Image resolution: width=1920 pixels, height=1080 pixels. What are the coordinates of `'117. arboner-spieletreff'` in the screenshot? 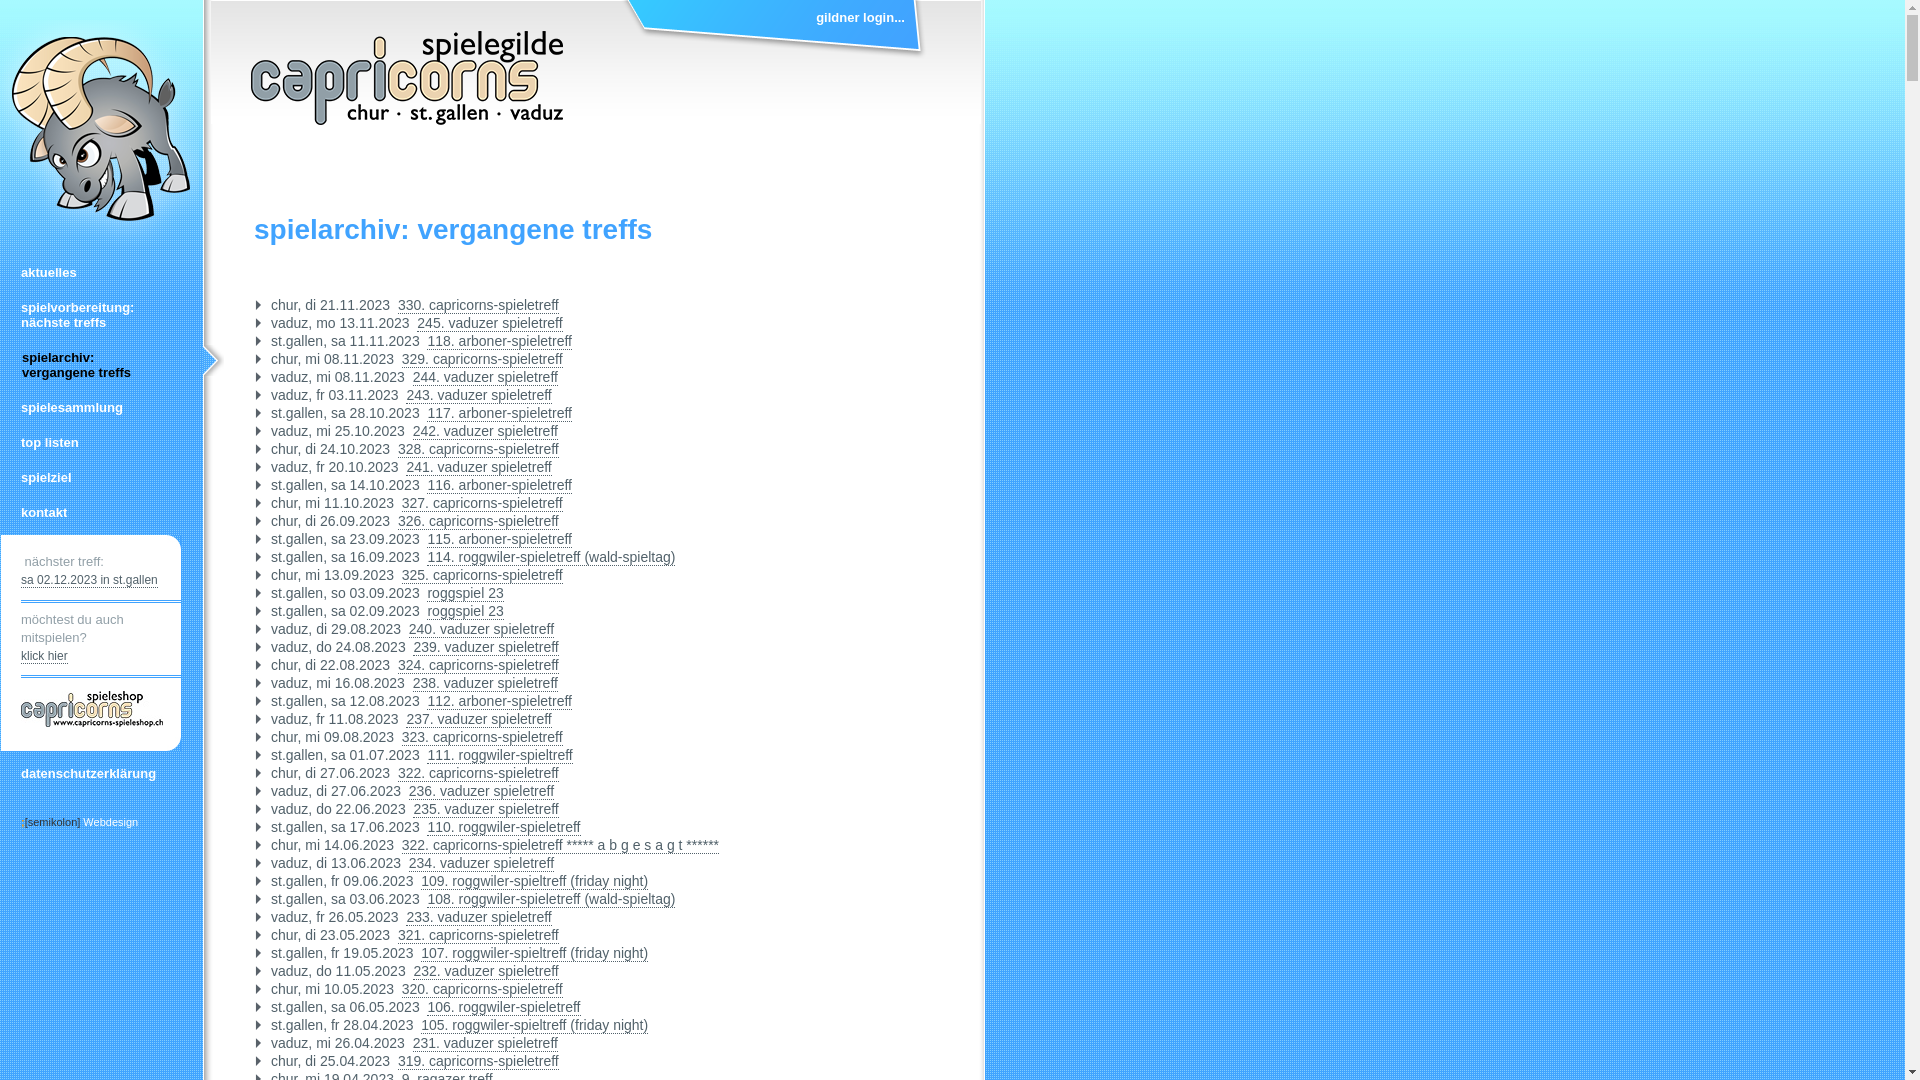 It's located at (499, 412).